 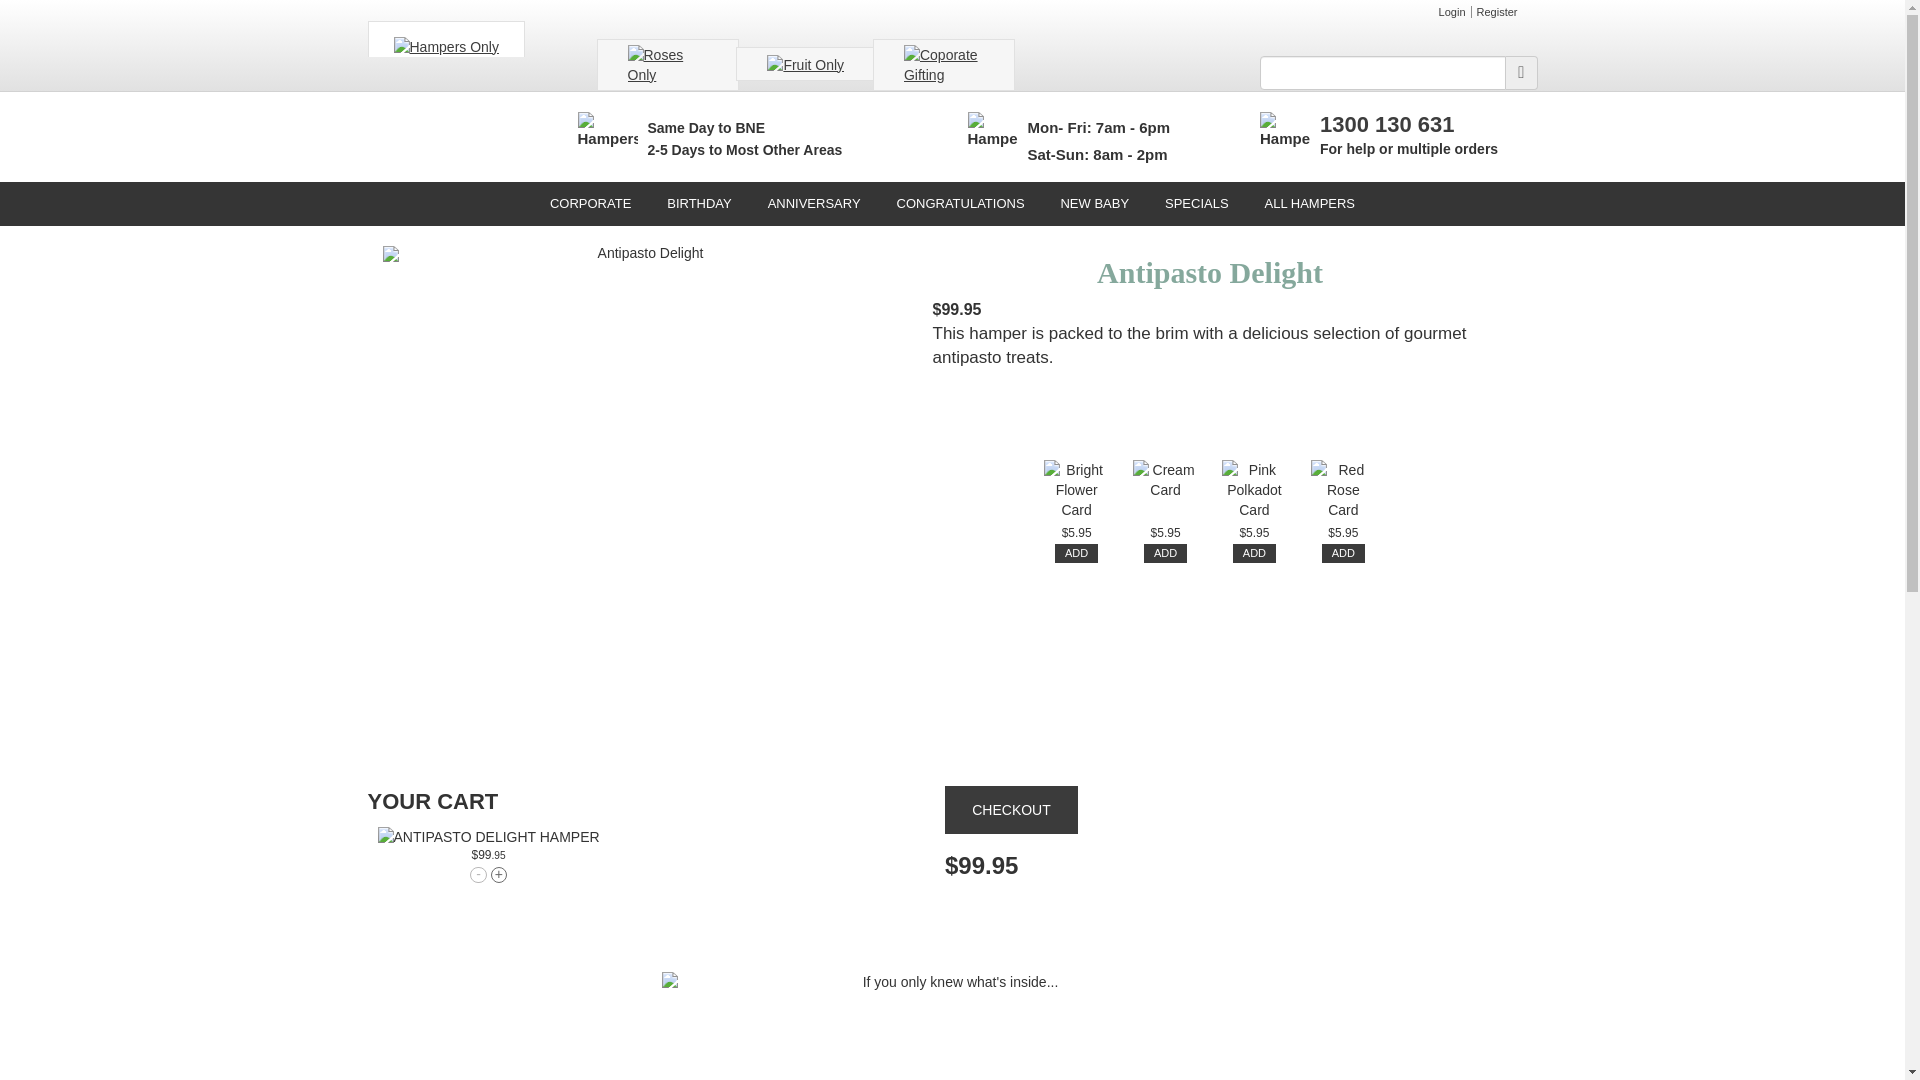 I want to click on 'Register', so click(x=1497, y=11).